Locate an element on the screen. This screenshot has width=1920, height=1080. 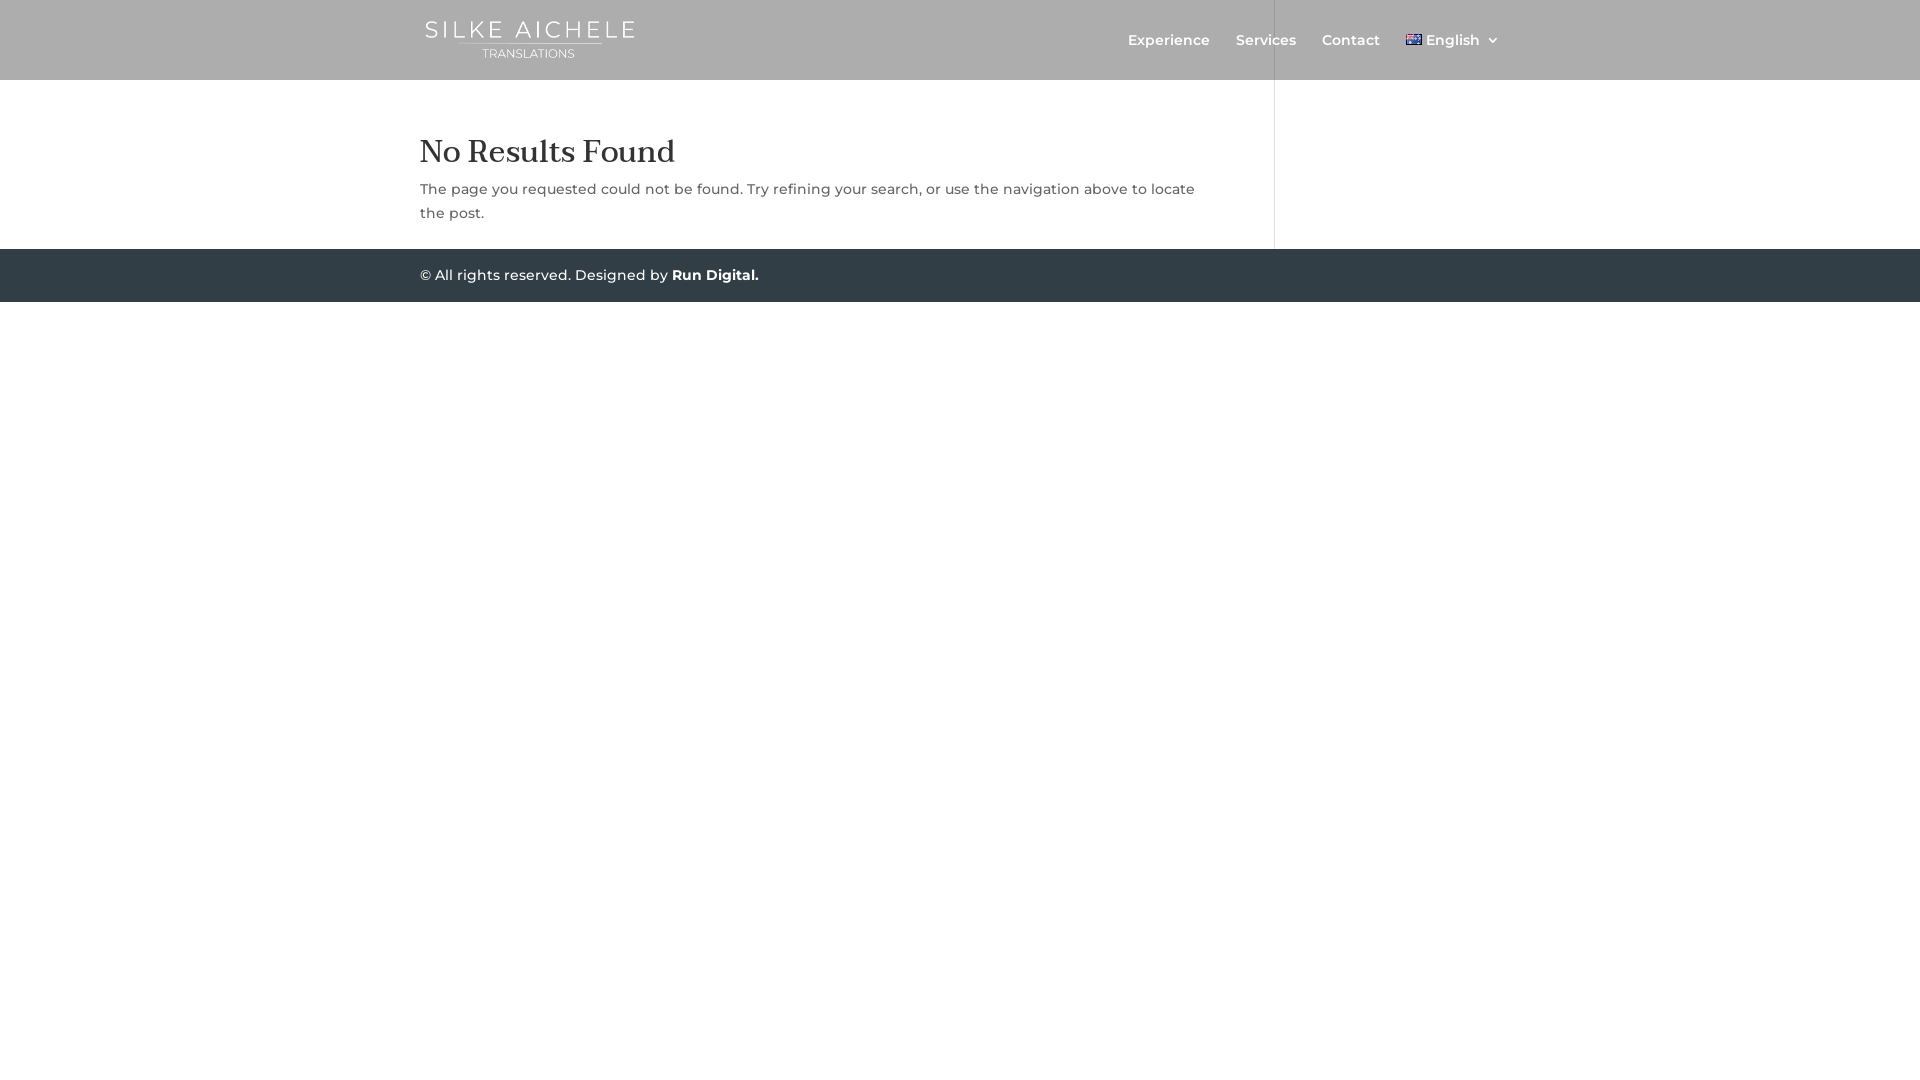
'Contact' is located at coordinates (1350, 55).